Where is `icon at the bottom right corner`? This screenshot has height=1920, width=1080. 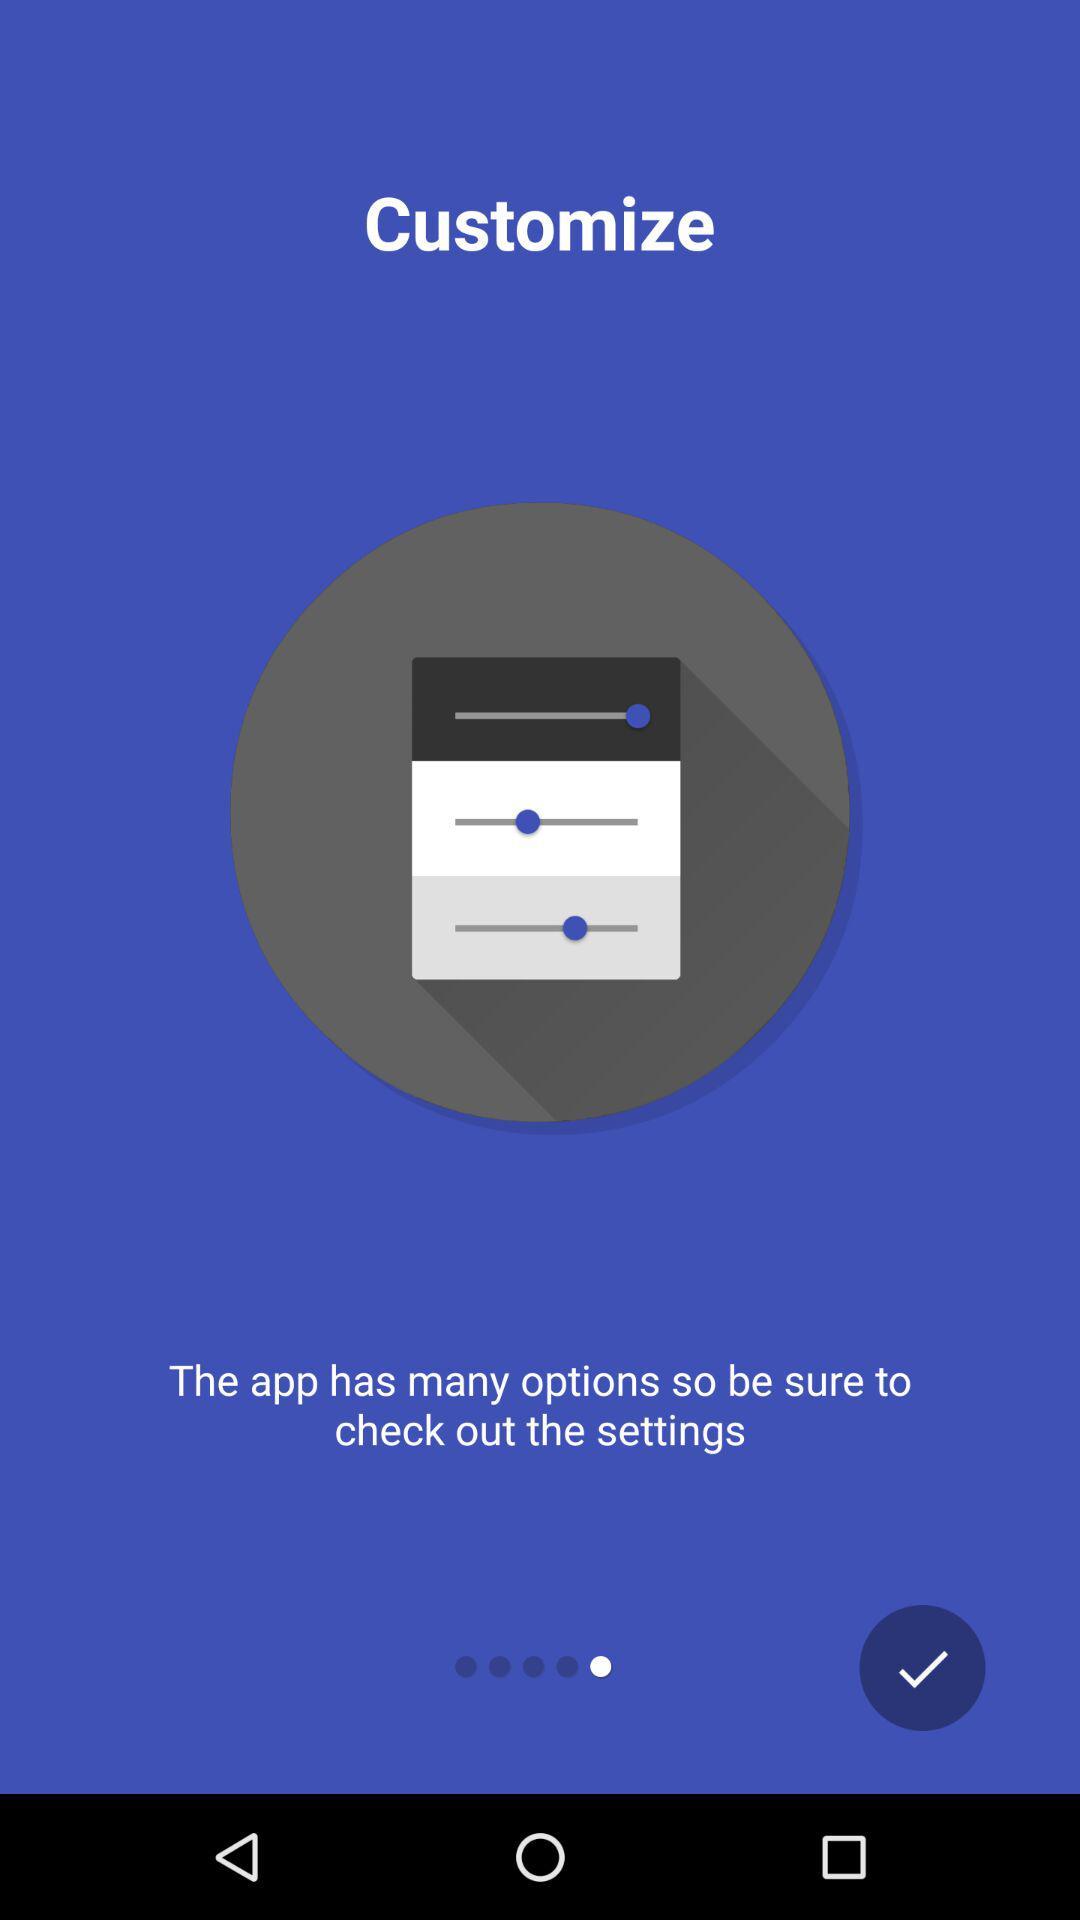 icon at the bottom right corner is located at coordinates (922, 1668).